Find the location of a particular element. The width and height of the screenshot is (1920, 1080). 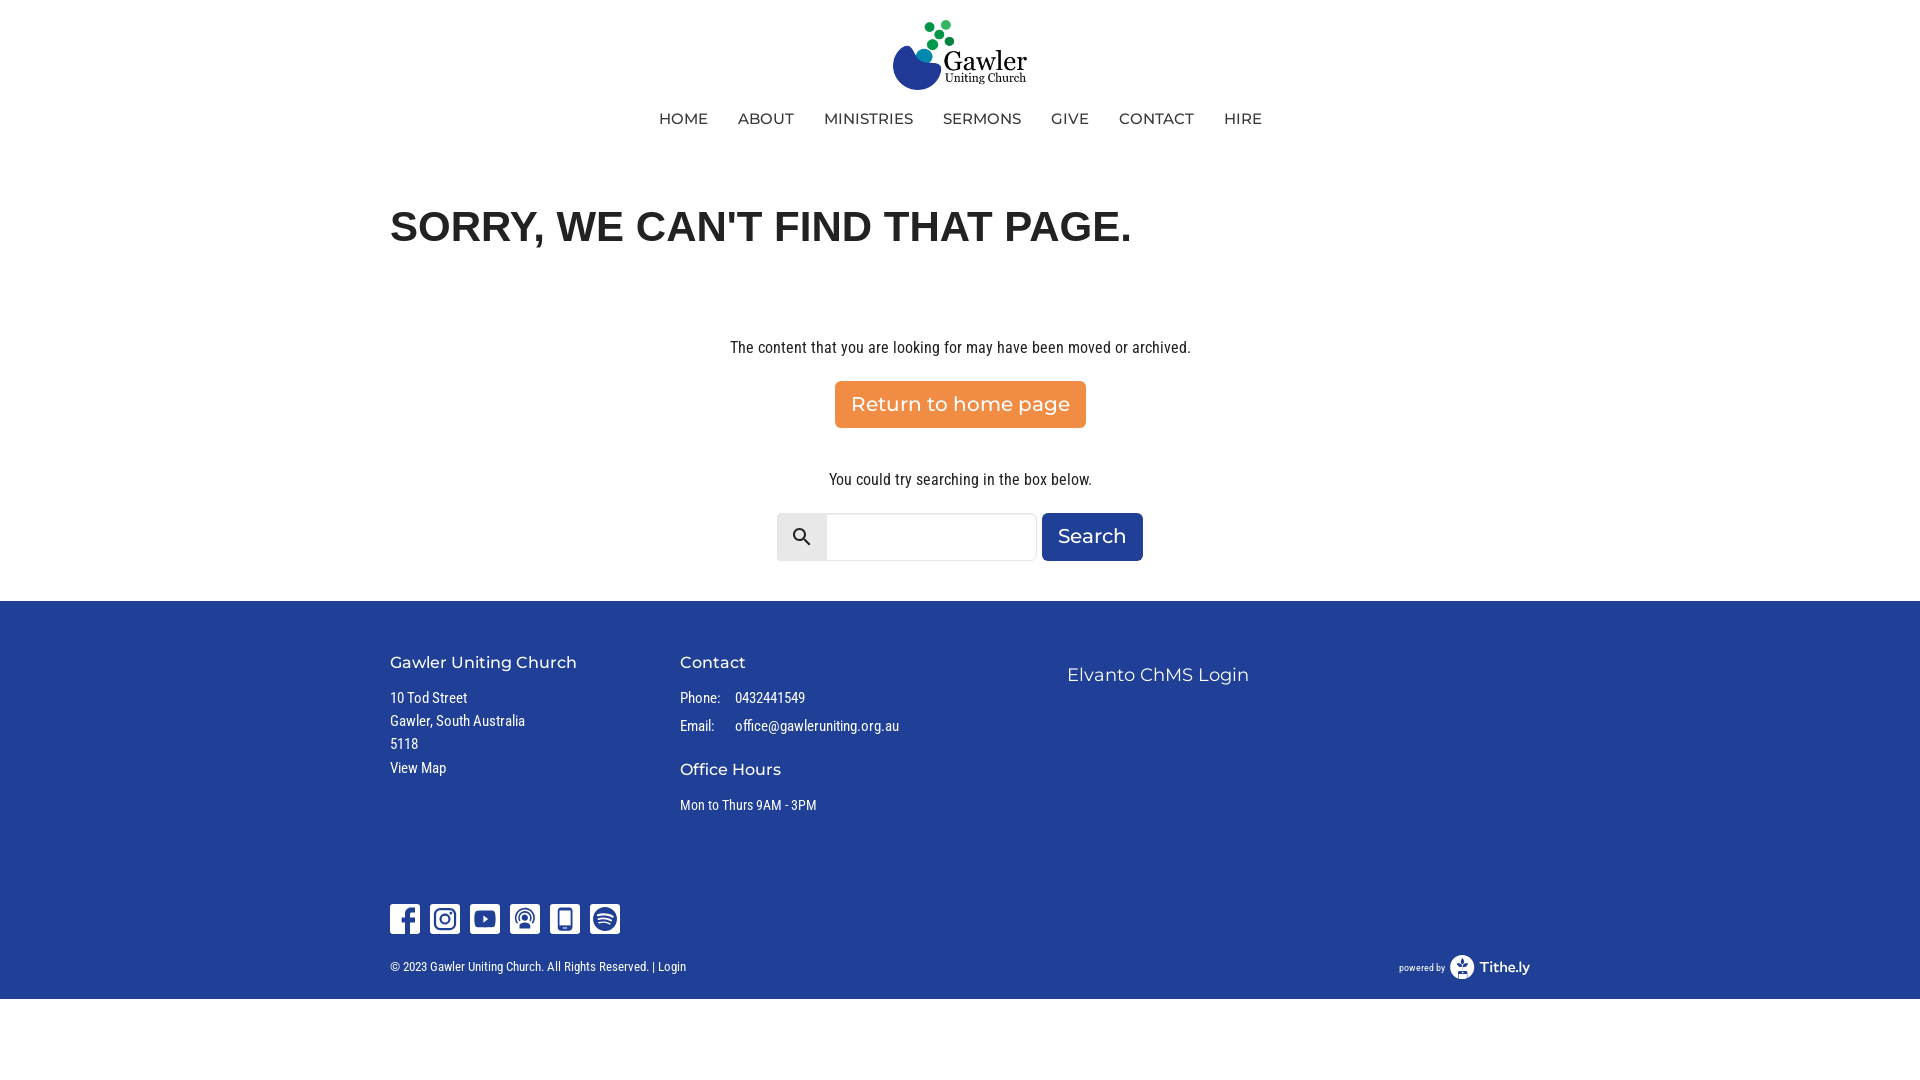

'office@gawleruniting.org.au' is located at coordinates (733, 726).